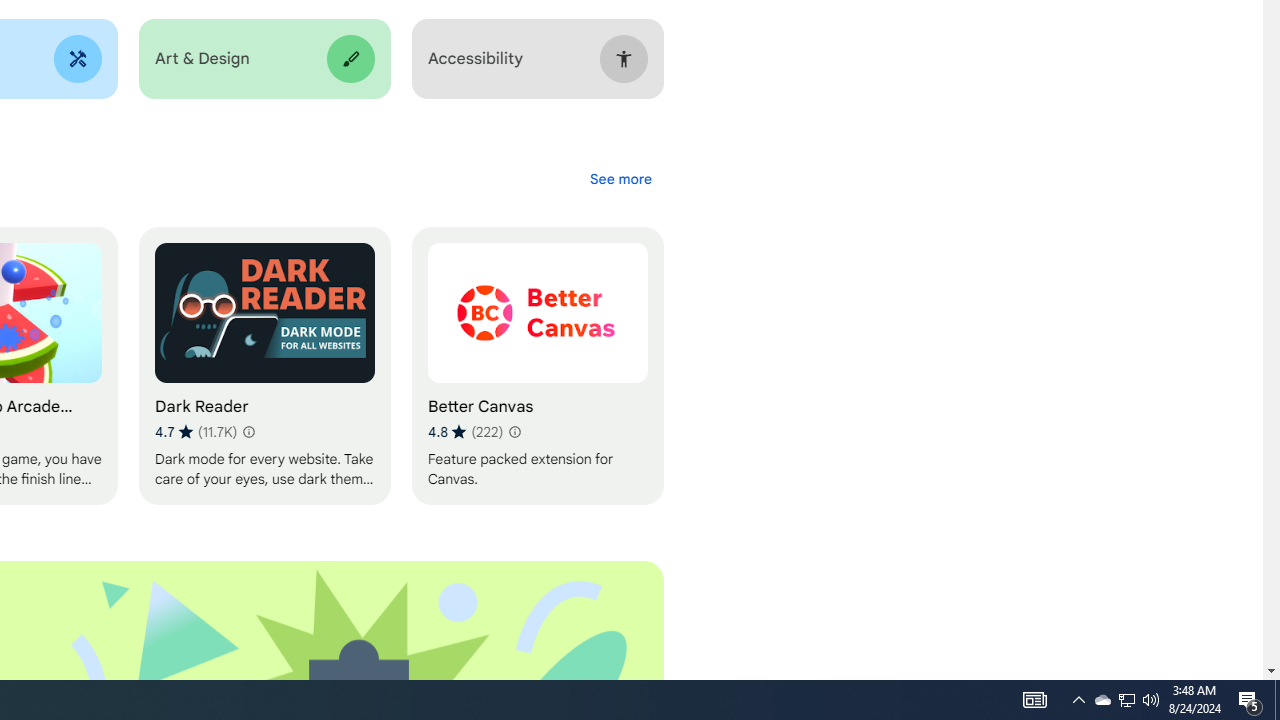  What do you see at coordinates (464, 431) in the screenshot?
I see `'Average rating 4.8 out of 5 stars. 222 ratings.'` at bounding box center [464, 431].